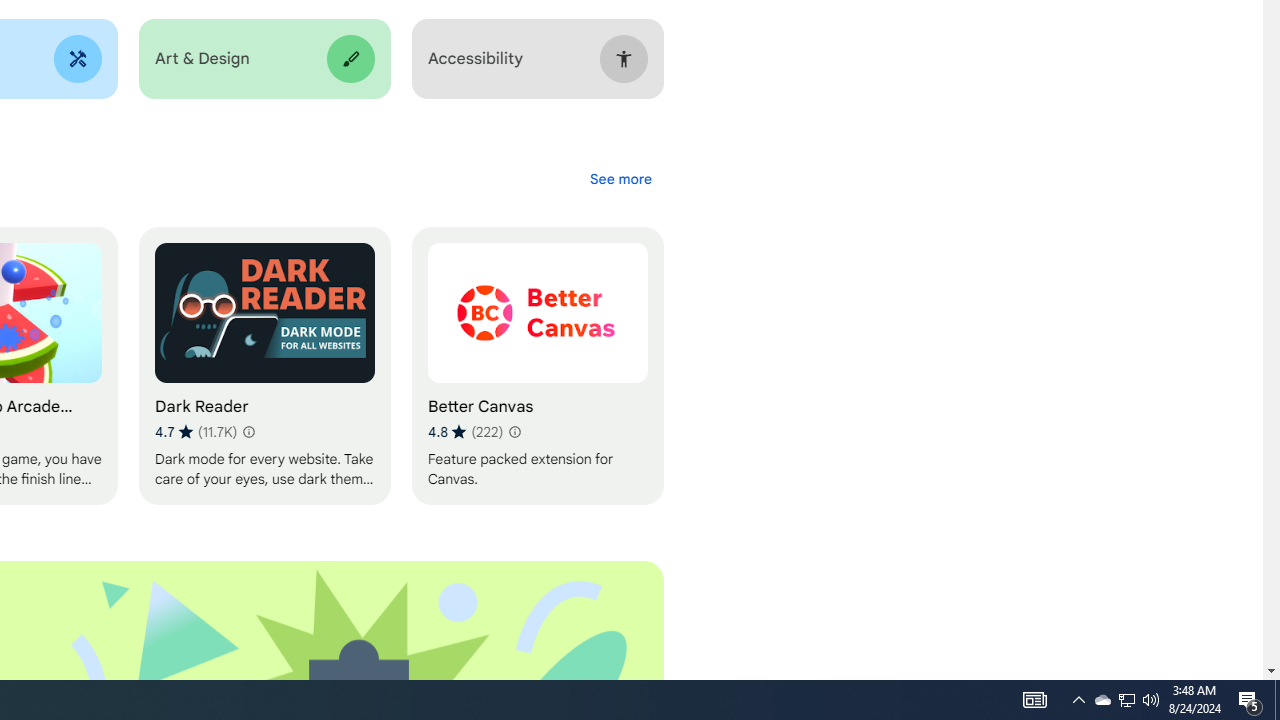  What do you see at coordinates (464, 431) in the screenshot?
I see `'Average rating 4.8 out of 5 stars. 222 ratings.'` at bounding box center [464, 431].